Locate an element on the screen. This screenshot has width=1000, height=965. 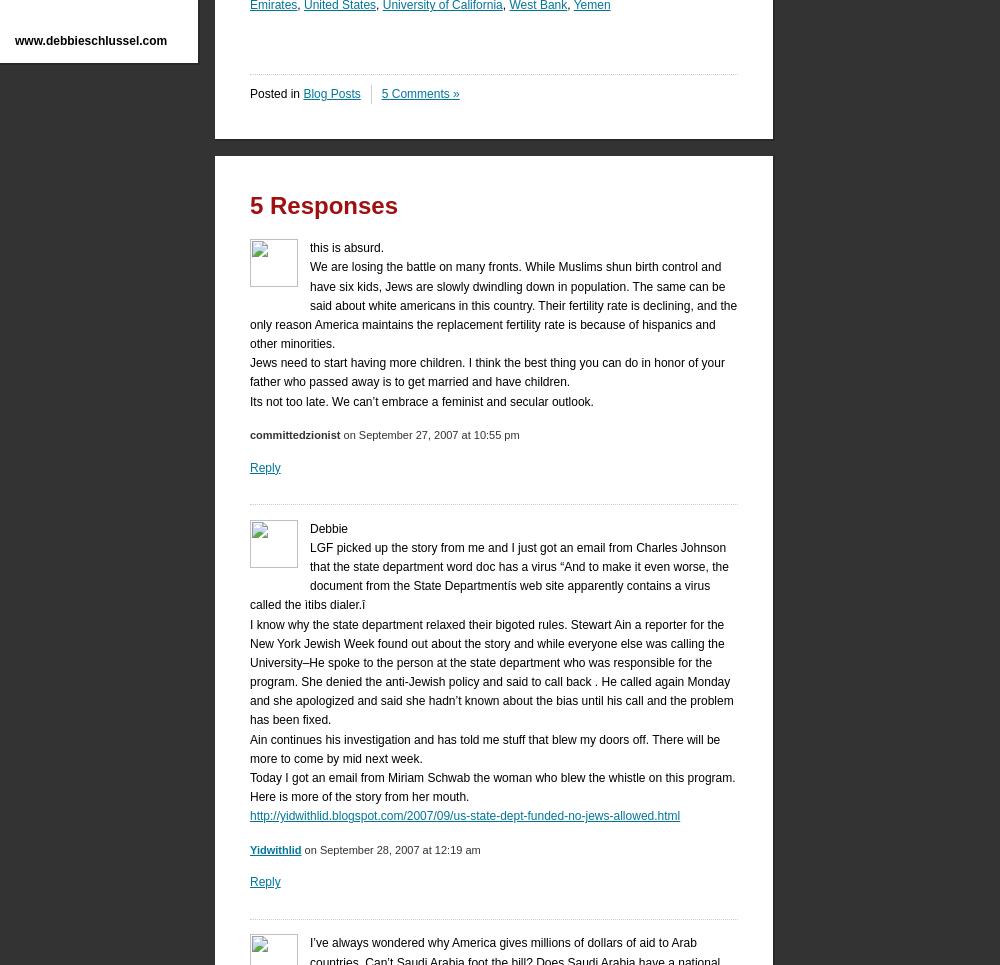
'www.debbieschlussel.com' is located at coordinates (15, 41).